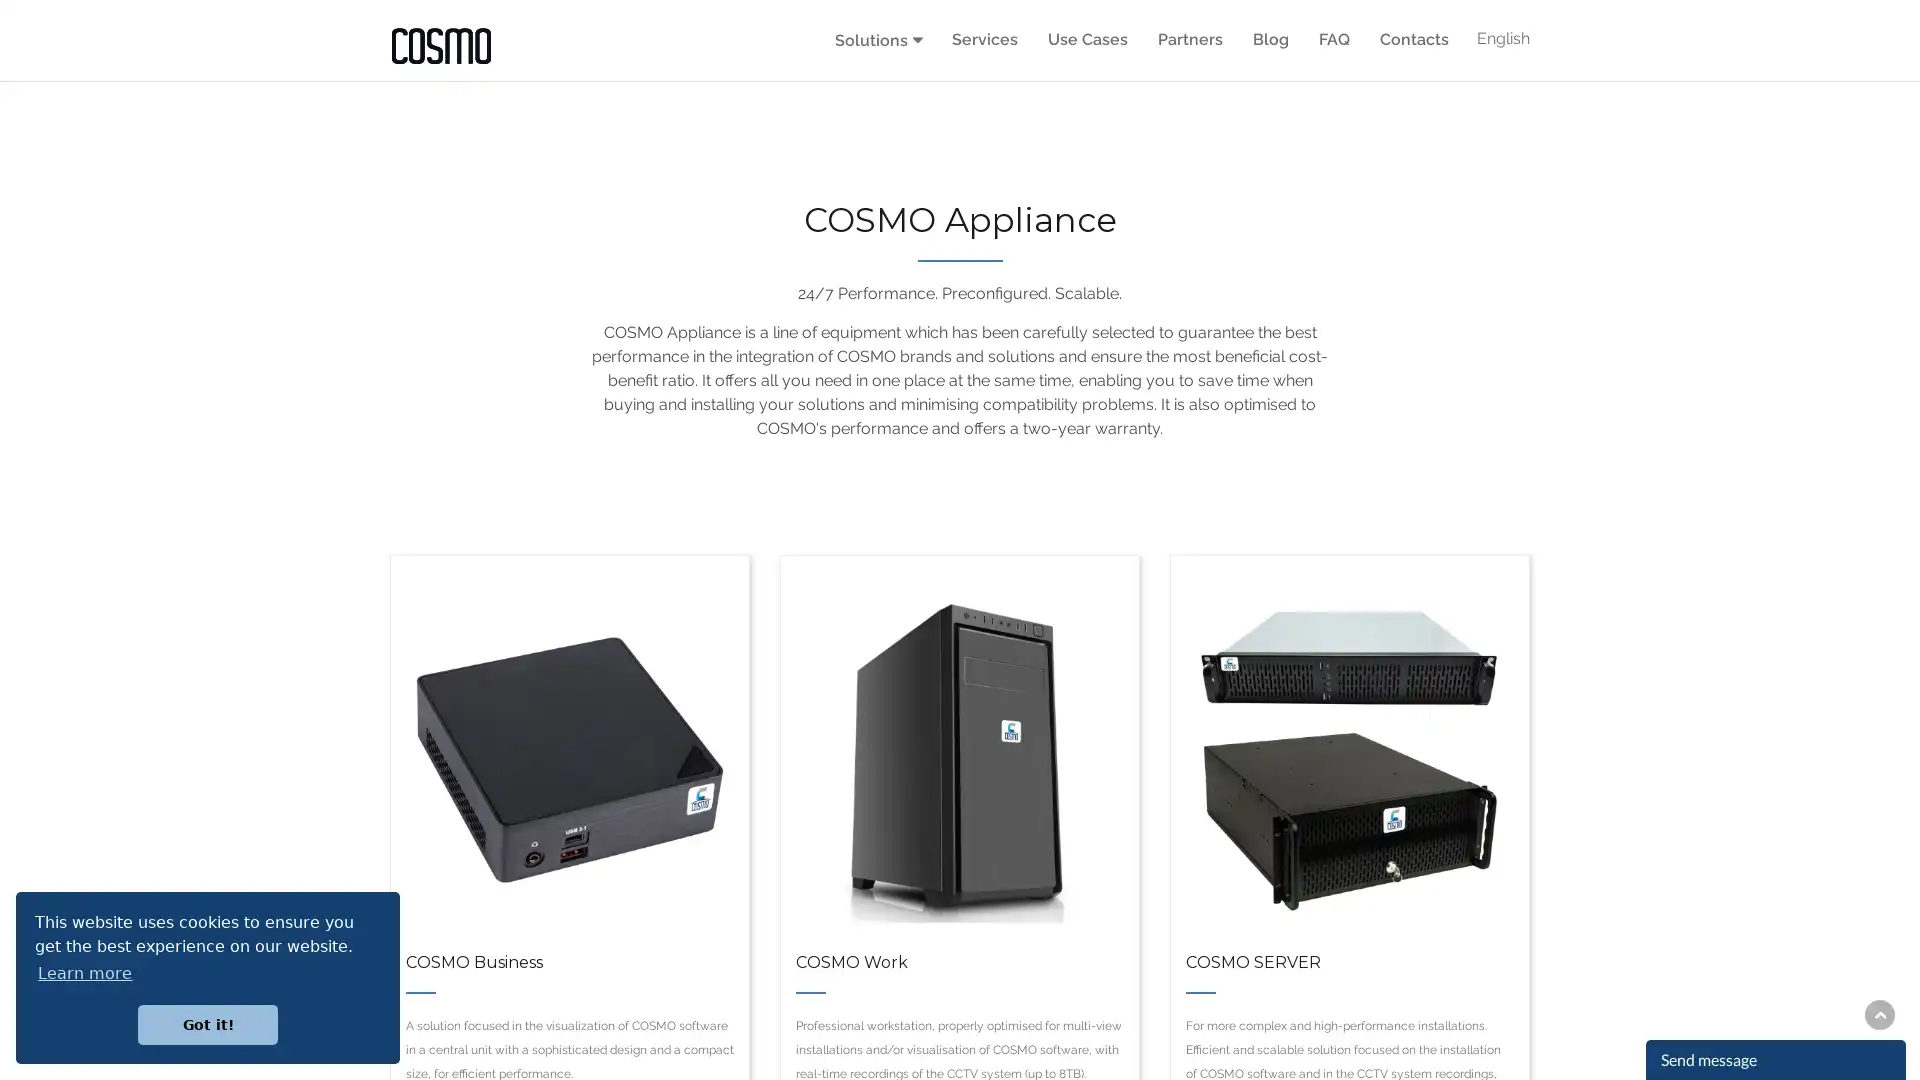  Describe the element at coordinates (207, 1024) in the screenshot. I see `dismiss cookie message` at that location.